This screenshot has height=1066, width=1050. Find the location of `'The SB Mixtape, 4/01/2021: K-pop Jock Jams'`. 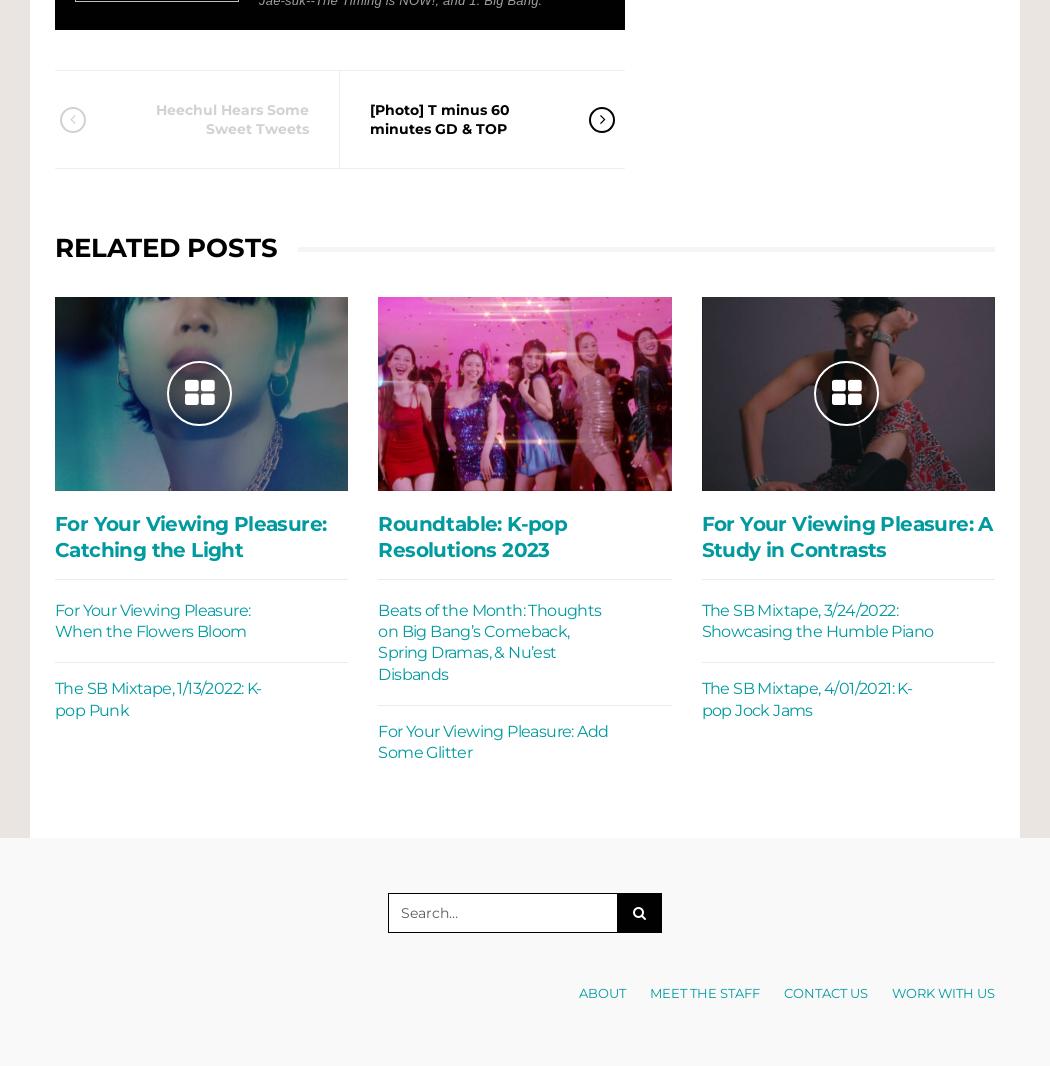

'The SB Mixtape, 4/01/2021: K-pop Jock Jams' is located at coordinates (805, 697).